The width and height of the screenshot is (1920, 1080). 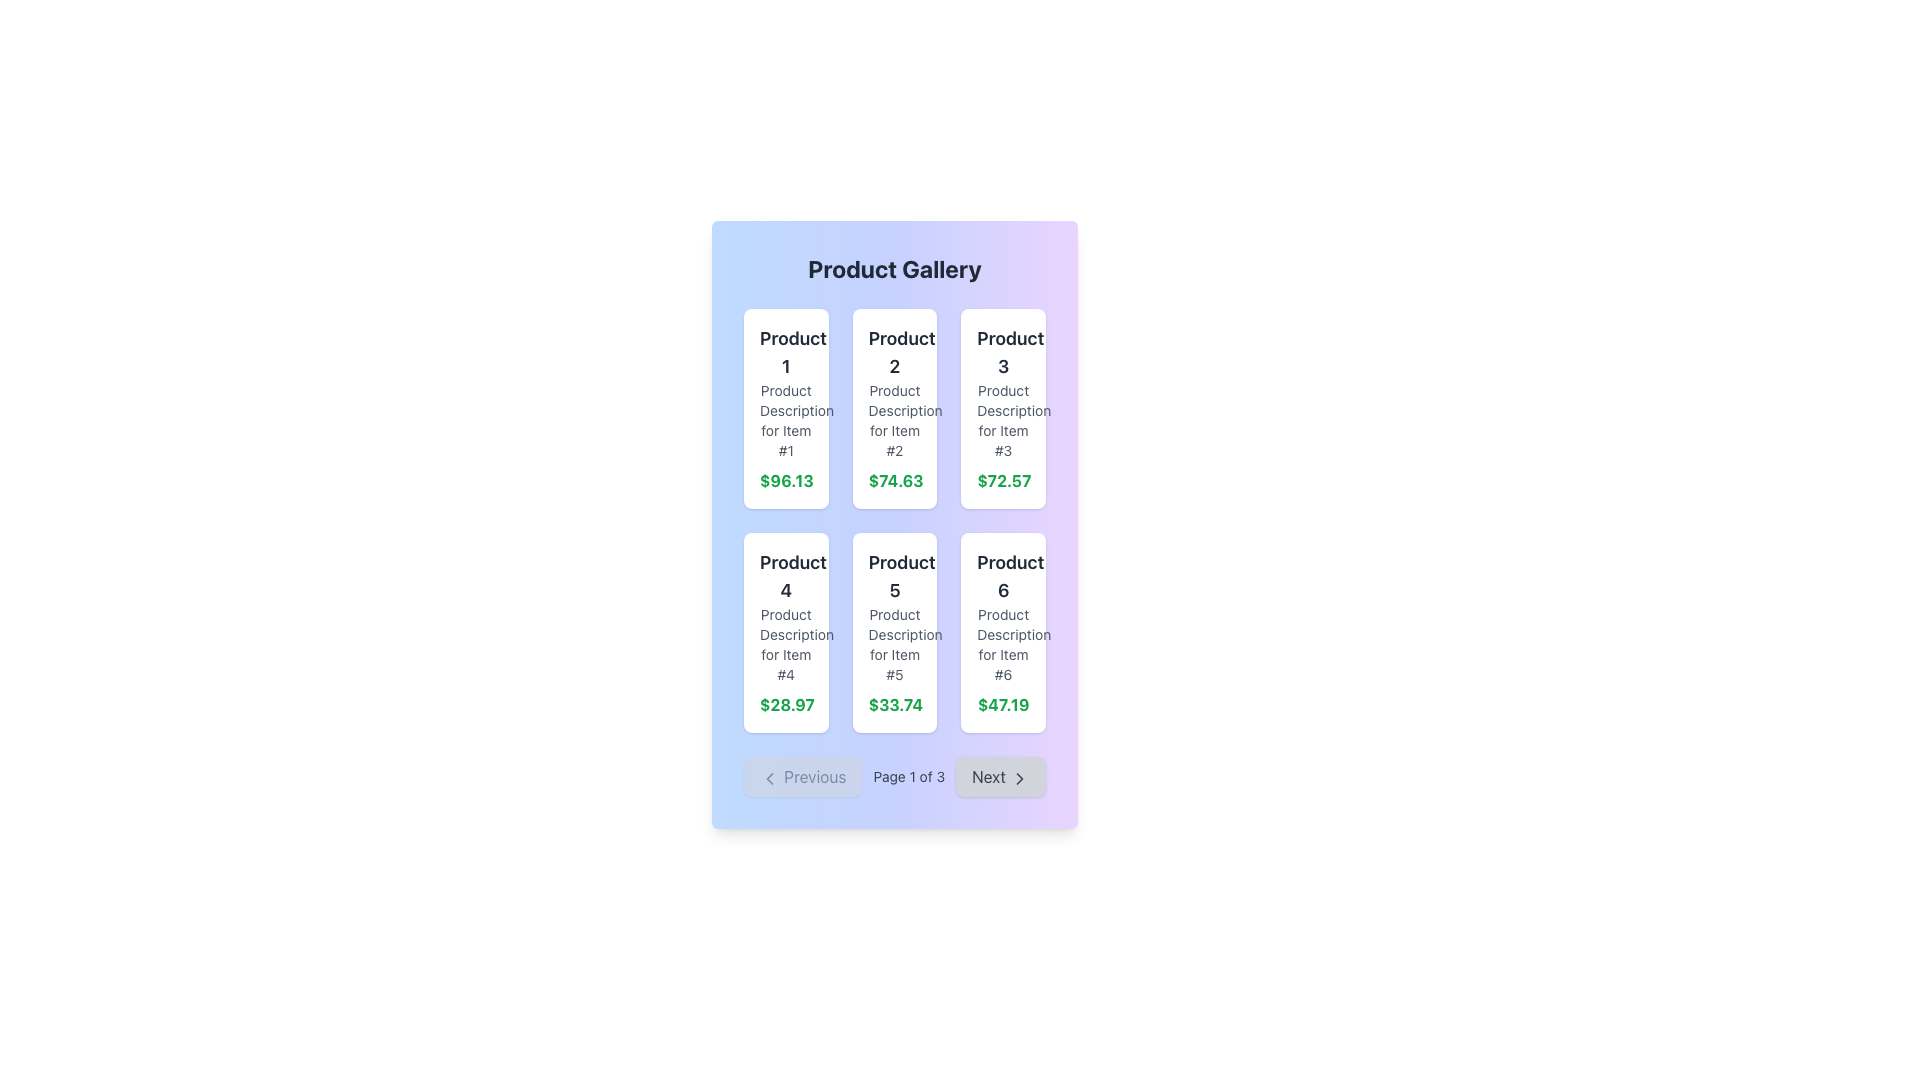 What do you see at coordinates (1003, 632) in the screenshot?
I see `the product card located in the third column of the second row, which presents information about a specific product including its name, description, and price` at bounding box center [1003, 632].